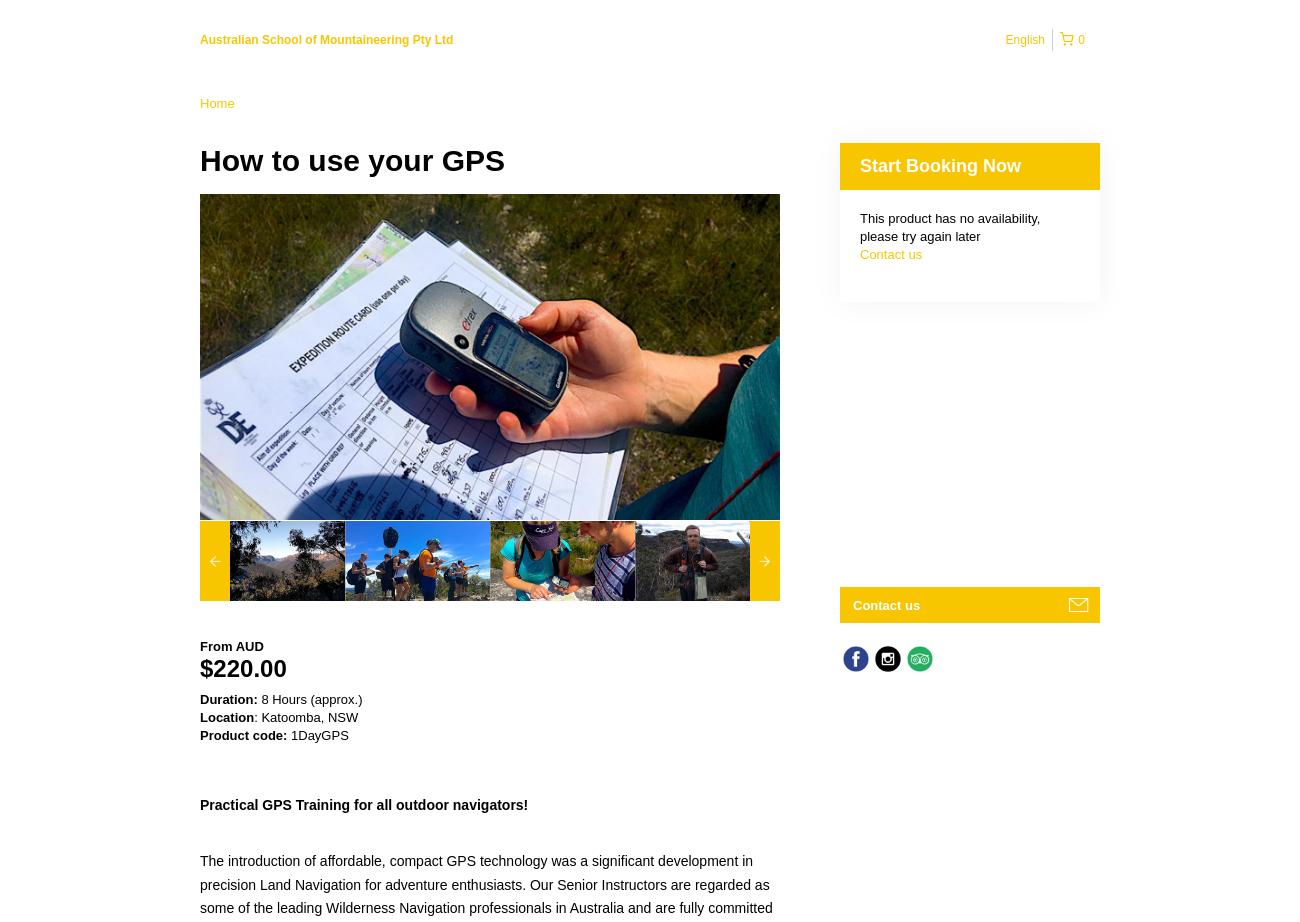  I want to click on 'How to use your GPS', so click(351, 160).